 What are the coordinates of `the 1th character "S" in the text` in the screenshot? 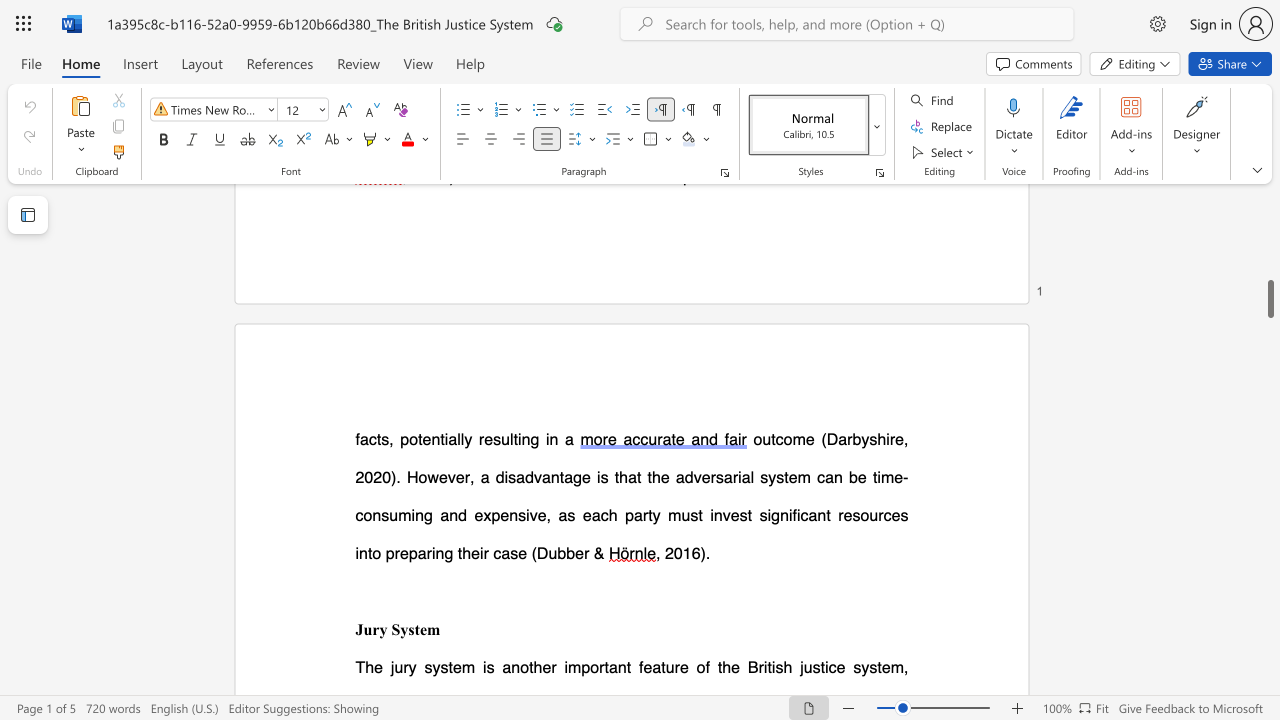 It's located at (395, 628).